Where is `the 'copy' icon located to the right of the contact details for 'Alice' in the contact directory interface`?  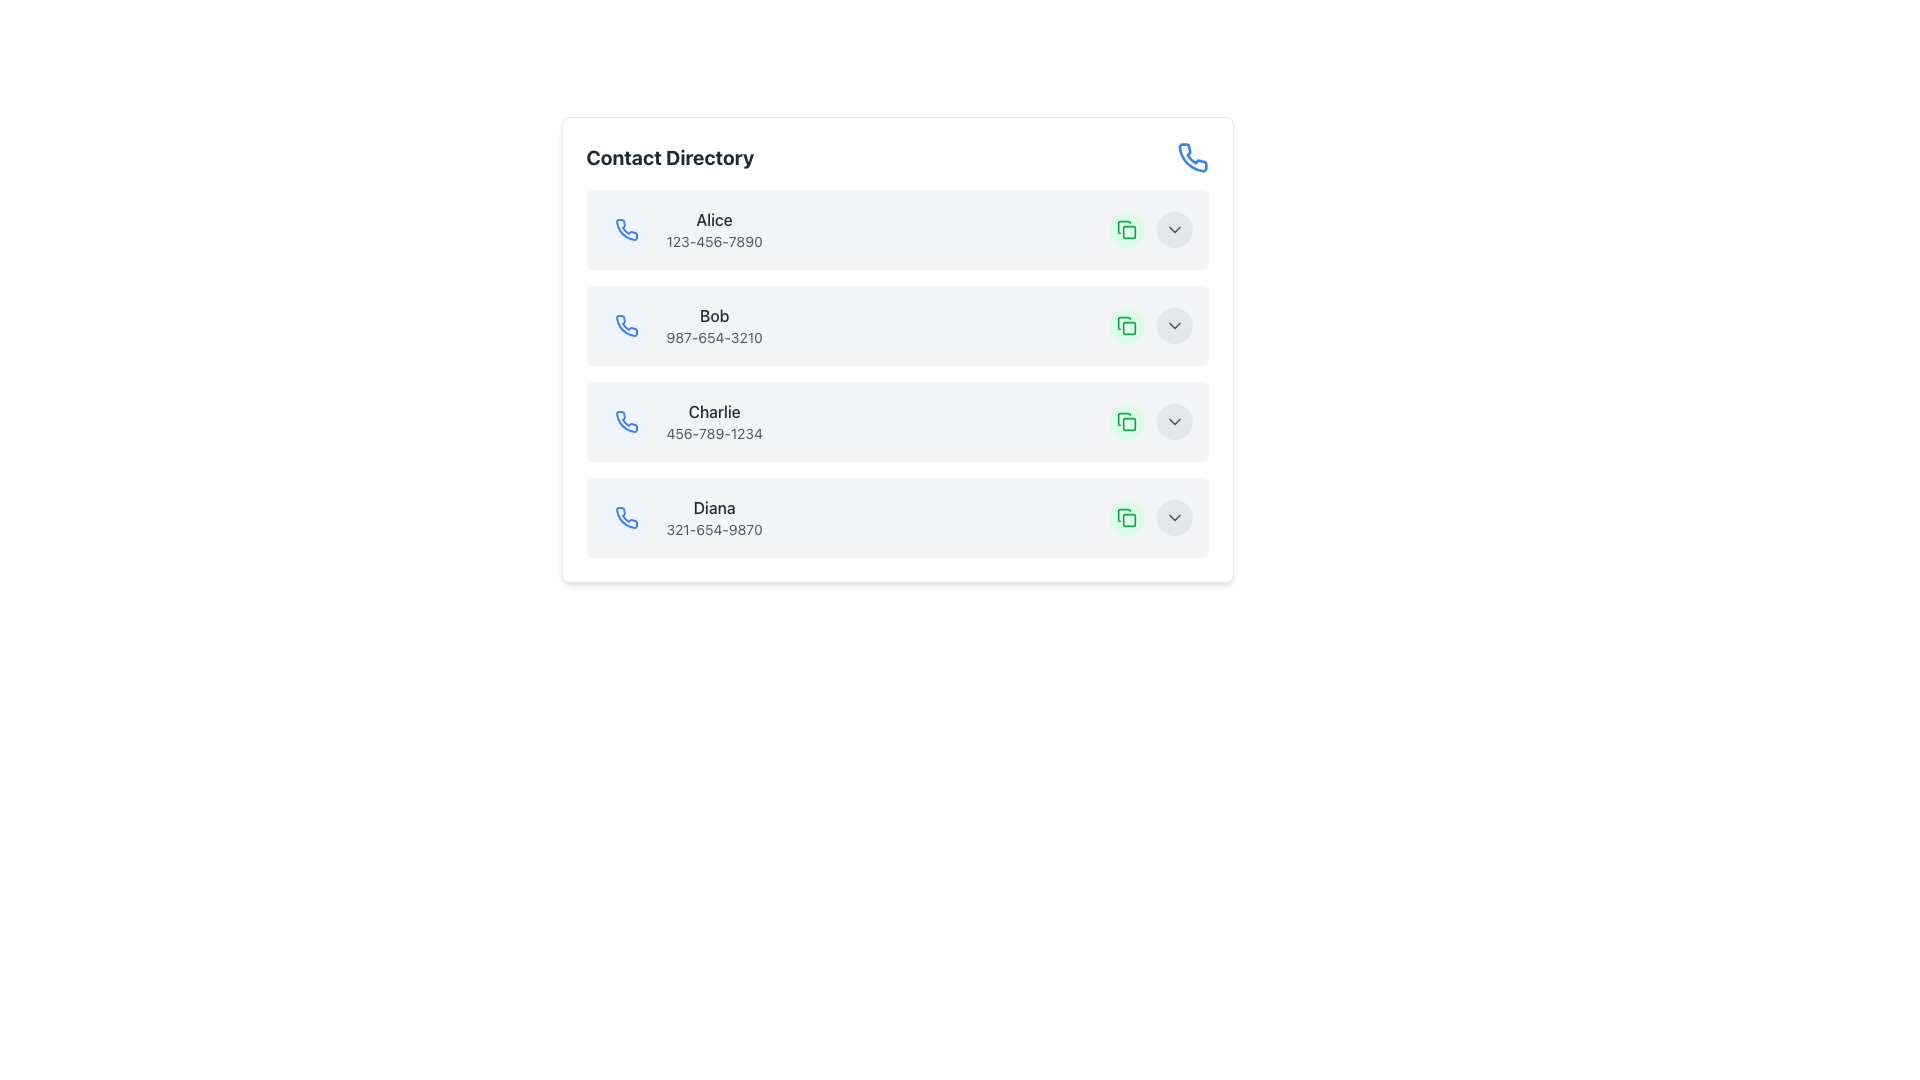
the 'copy' icon located to the right of the contact details for 'Alice' in the contact directory interface is located at coordinates (1123, 226).